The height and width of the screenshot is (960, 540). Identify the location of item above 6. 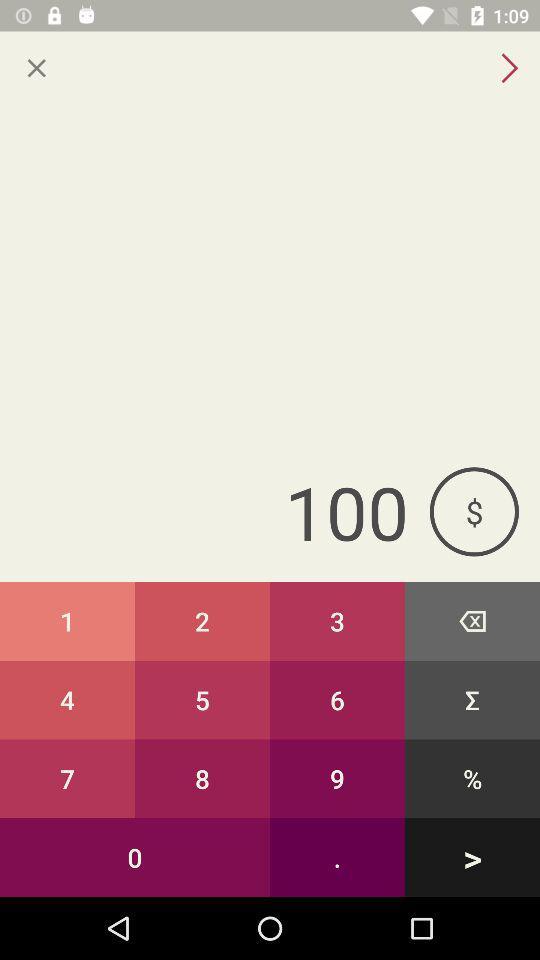
(472, 620).